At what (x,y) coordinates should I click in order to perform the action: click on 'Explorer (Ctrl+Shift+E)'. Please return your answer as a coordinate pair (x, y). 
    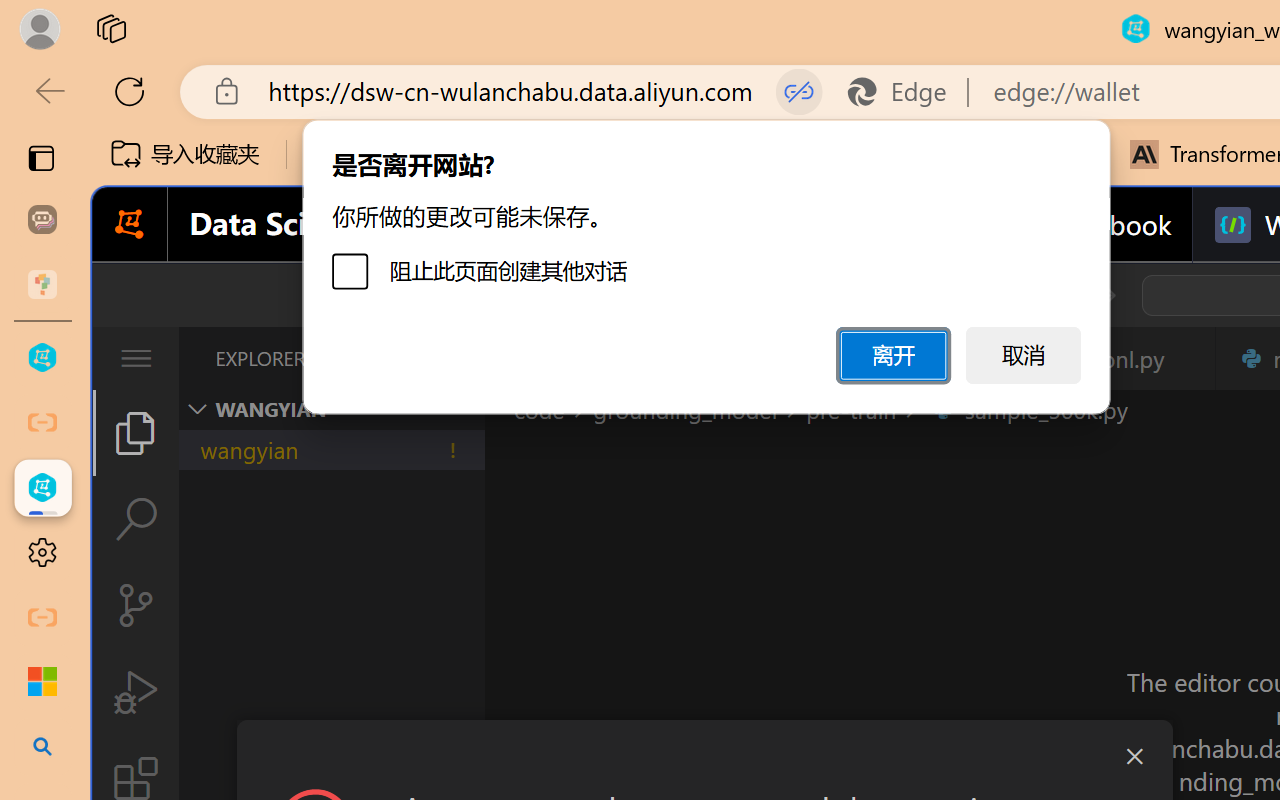
    Looking at the image, I should click on (134, 432).